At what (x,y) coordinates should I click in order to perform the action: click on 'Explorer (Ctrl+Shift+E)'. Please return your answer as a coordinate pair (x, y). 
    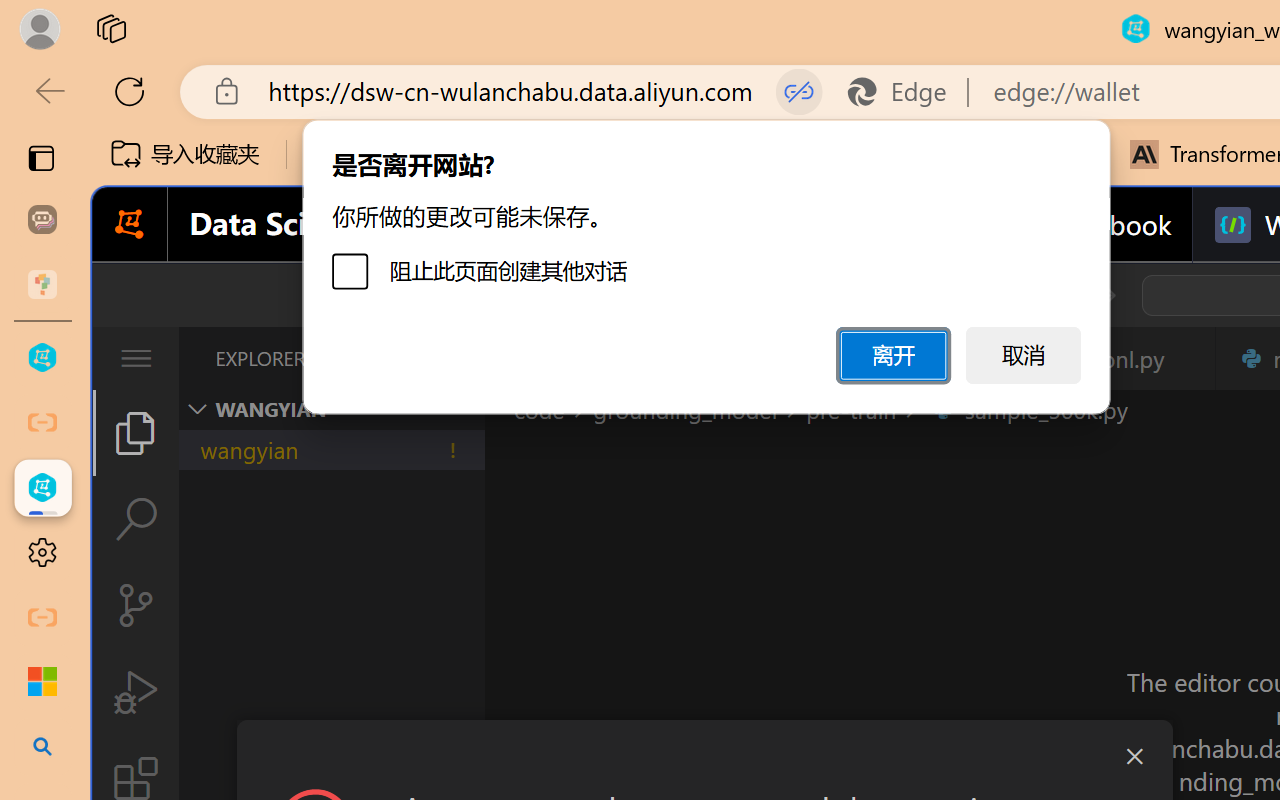
    Looking at the image, I should click on (134, 432).